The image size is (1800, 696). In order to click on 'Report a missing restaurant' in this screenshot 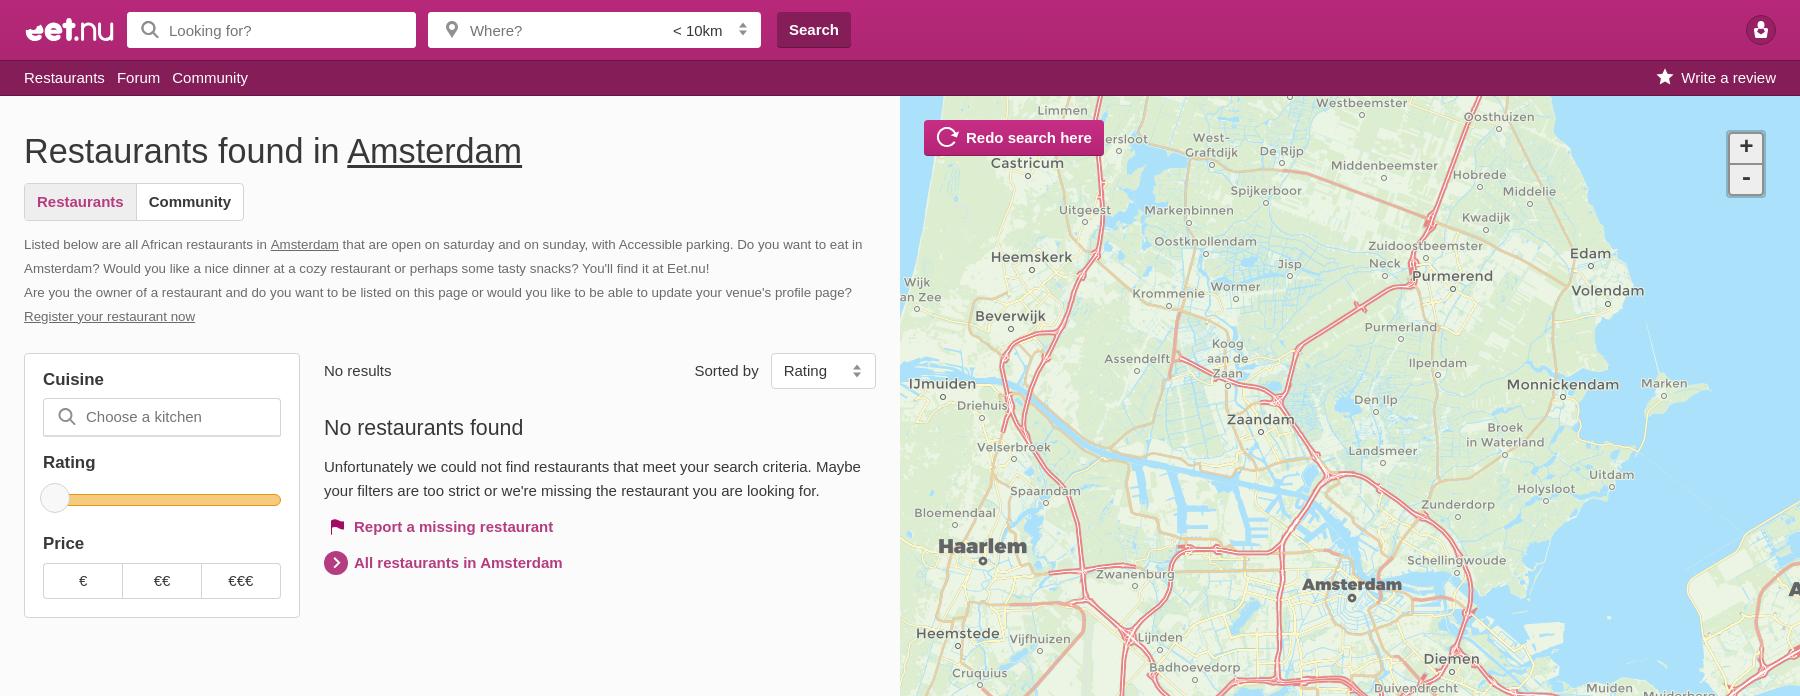, I will do `click(452, 526)`.